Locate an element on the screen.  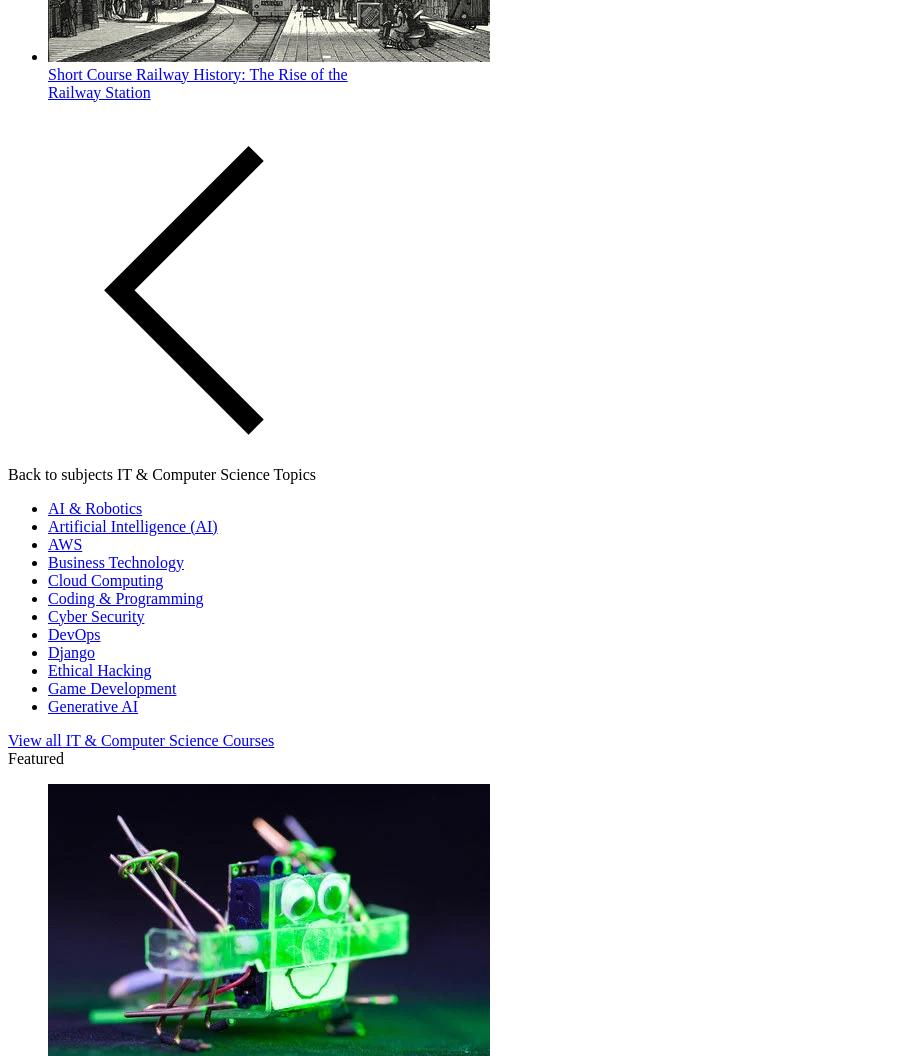
'AWS' is located at coordinates (48, 543).